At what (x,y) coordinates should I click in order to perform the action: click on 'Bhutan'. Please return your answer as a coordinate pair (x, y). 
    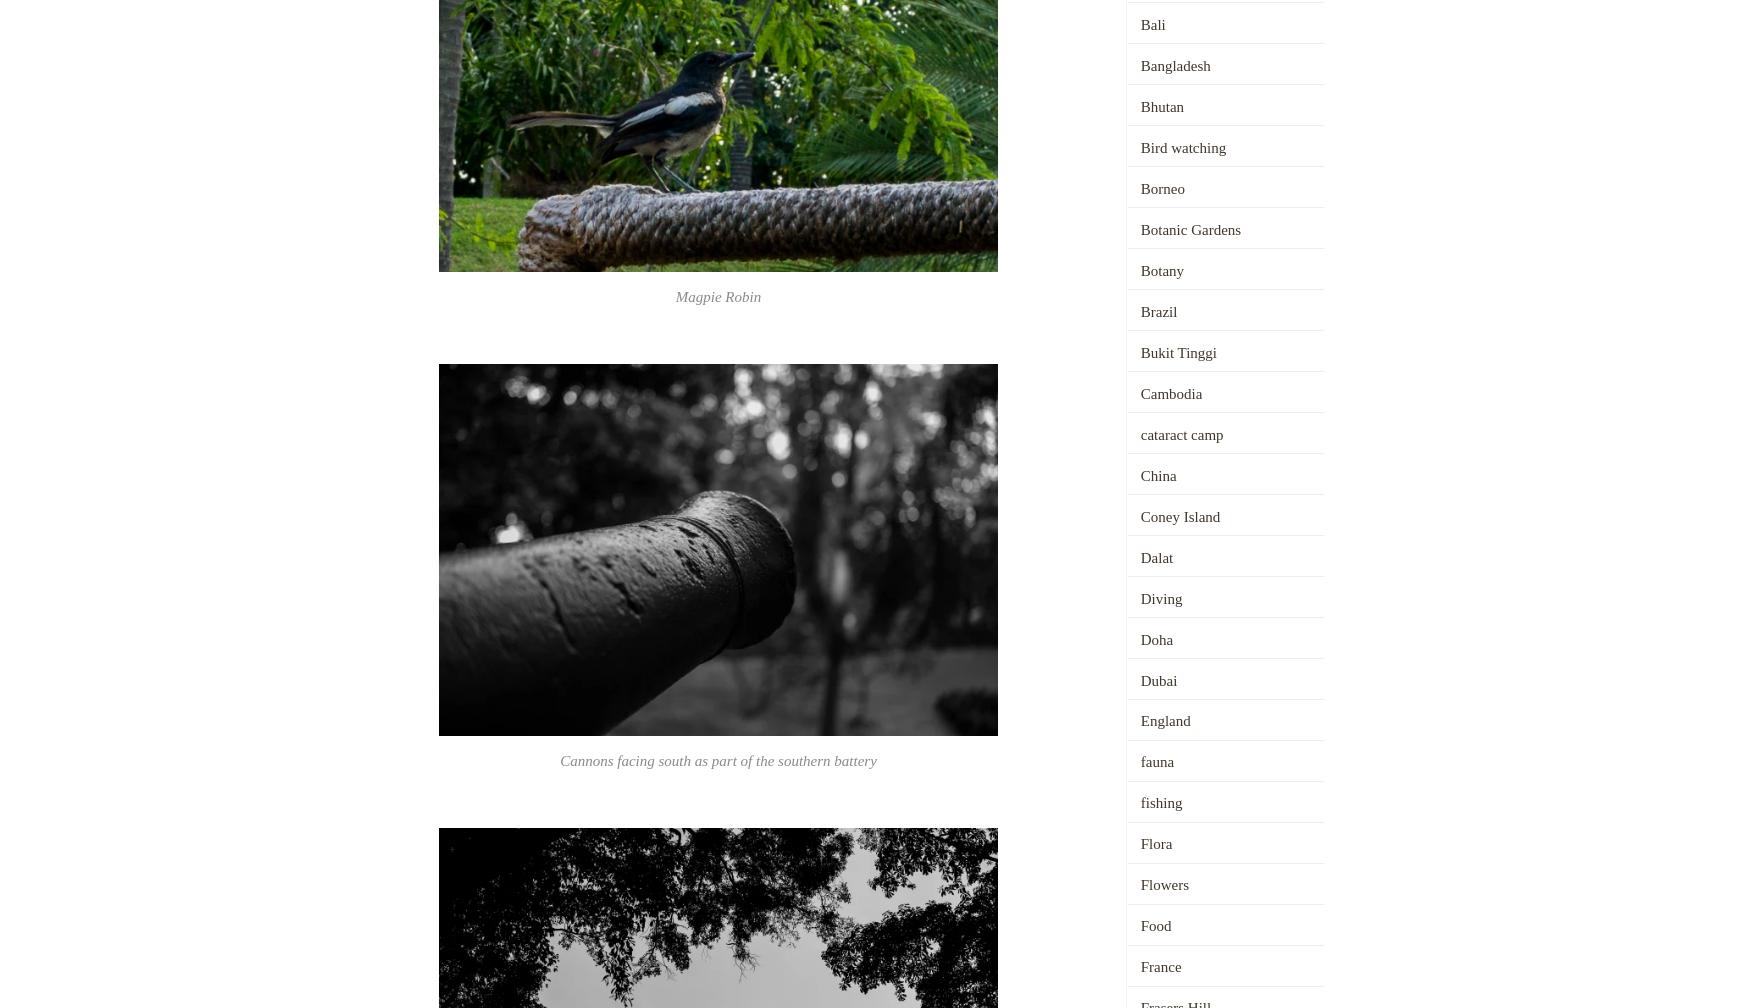
    Looking at the image, I should click on (1161, 106).